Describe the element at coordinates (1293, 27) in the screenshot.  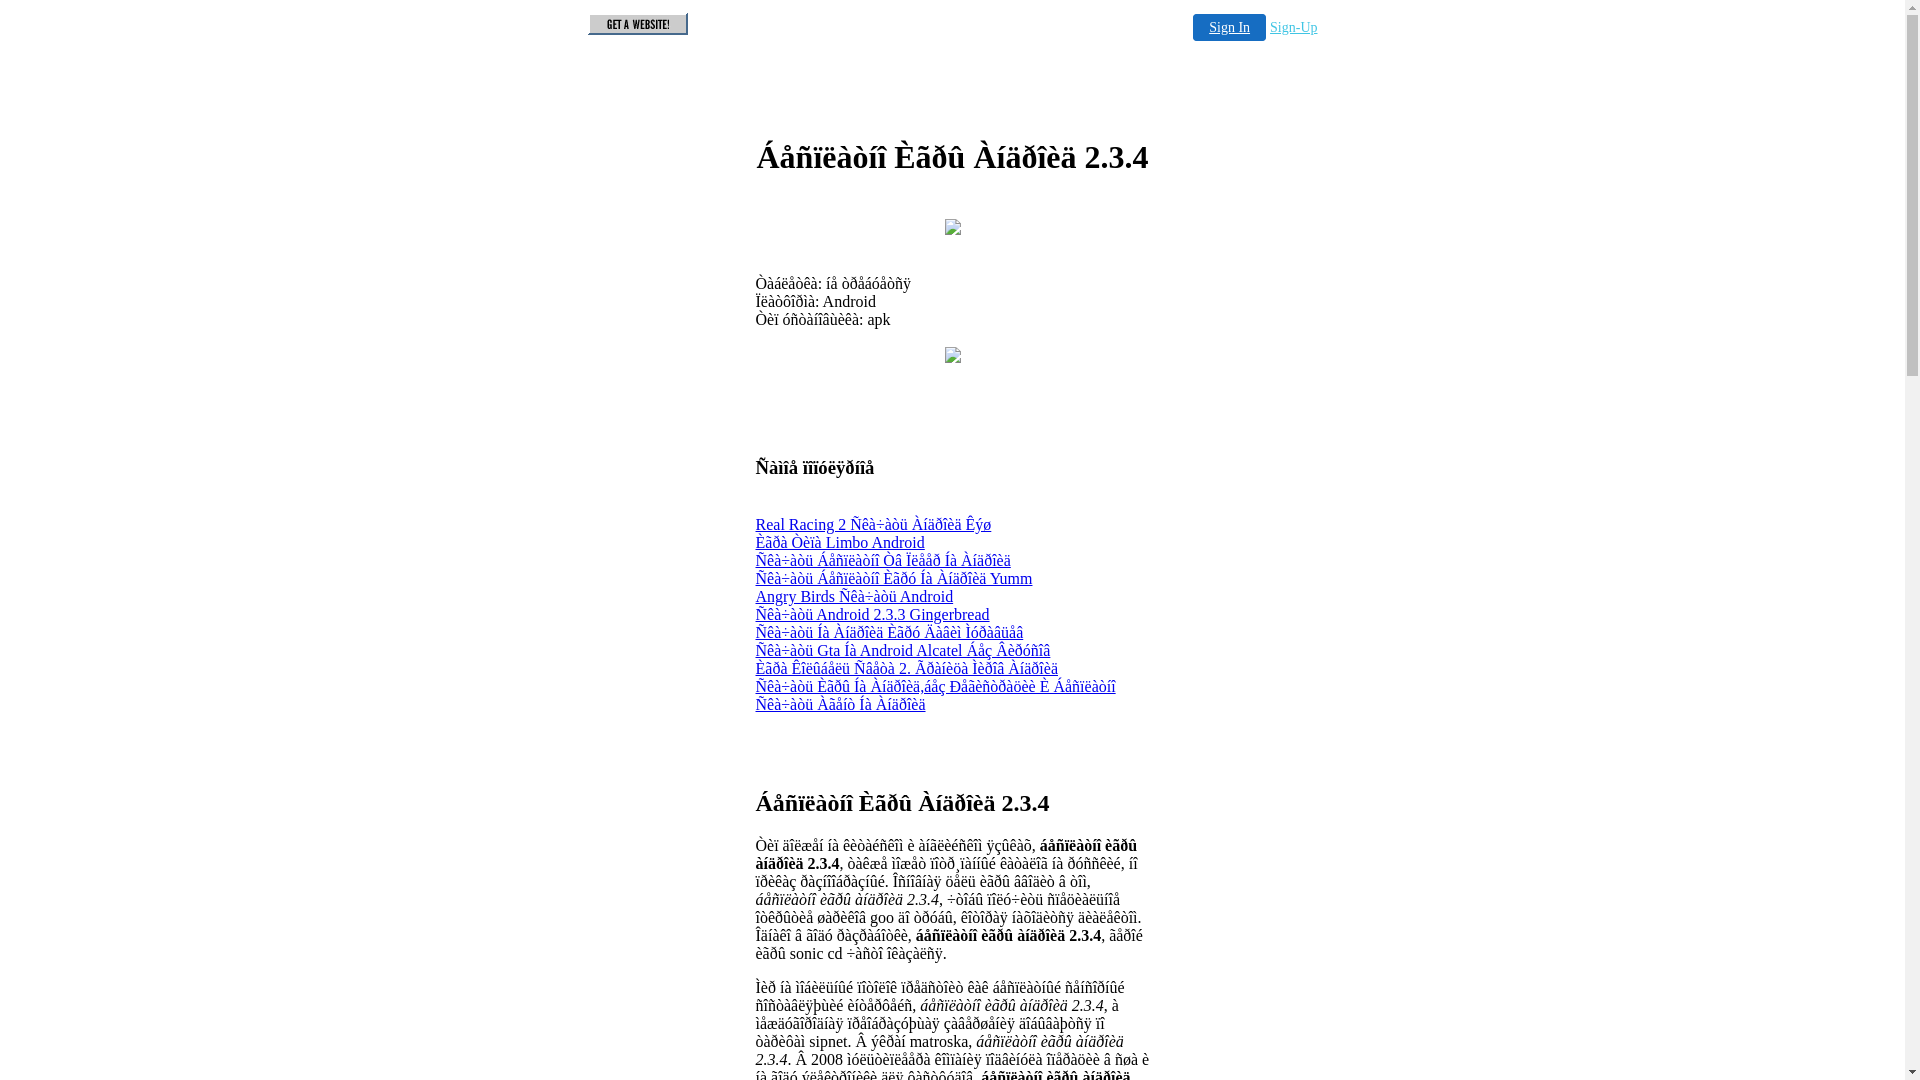
I see `'Sign-Up'` at that location.